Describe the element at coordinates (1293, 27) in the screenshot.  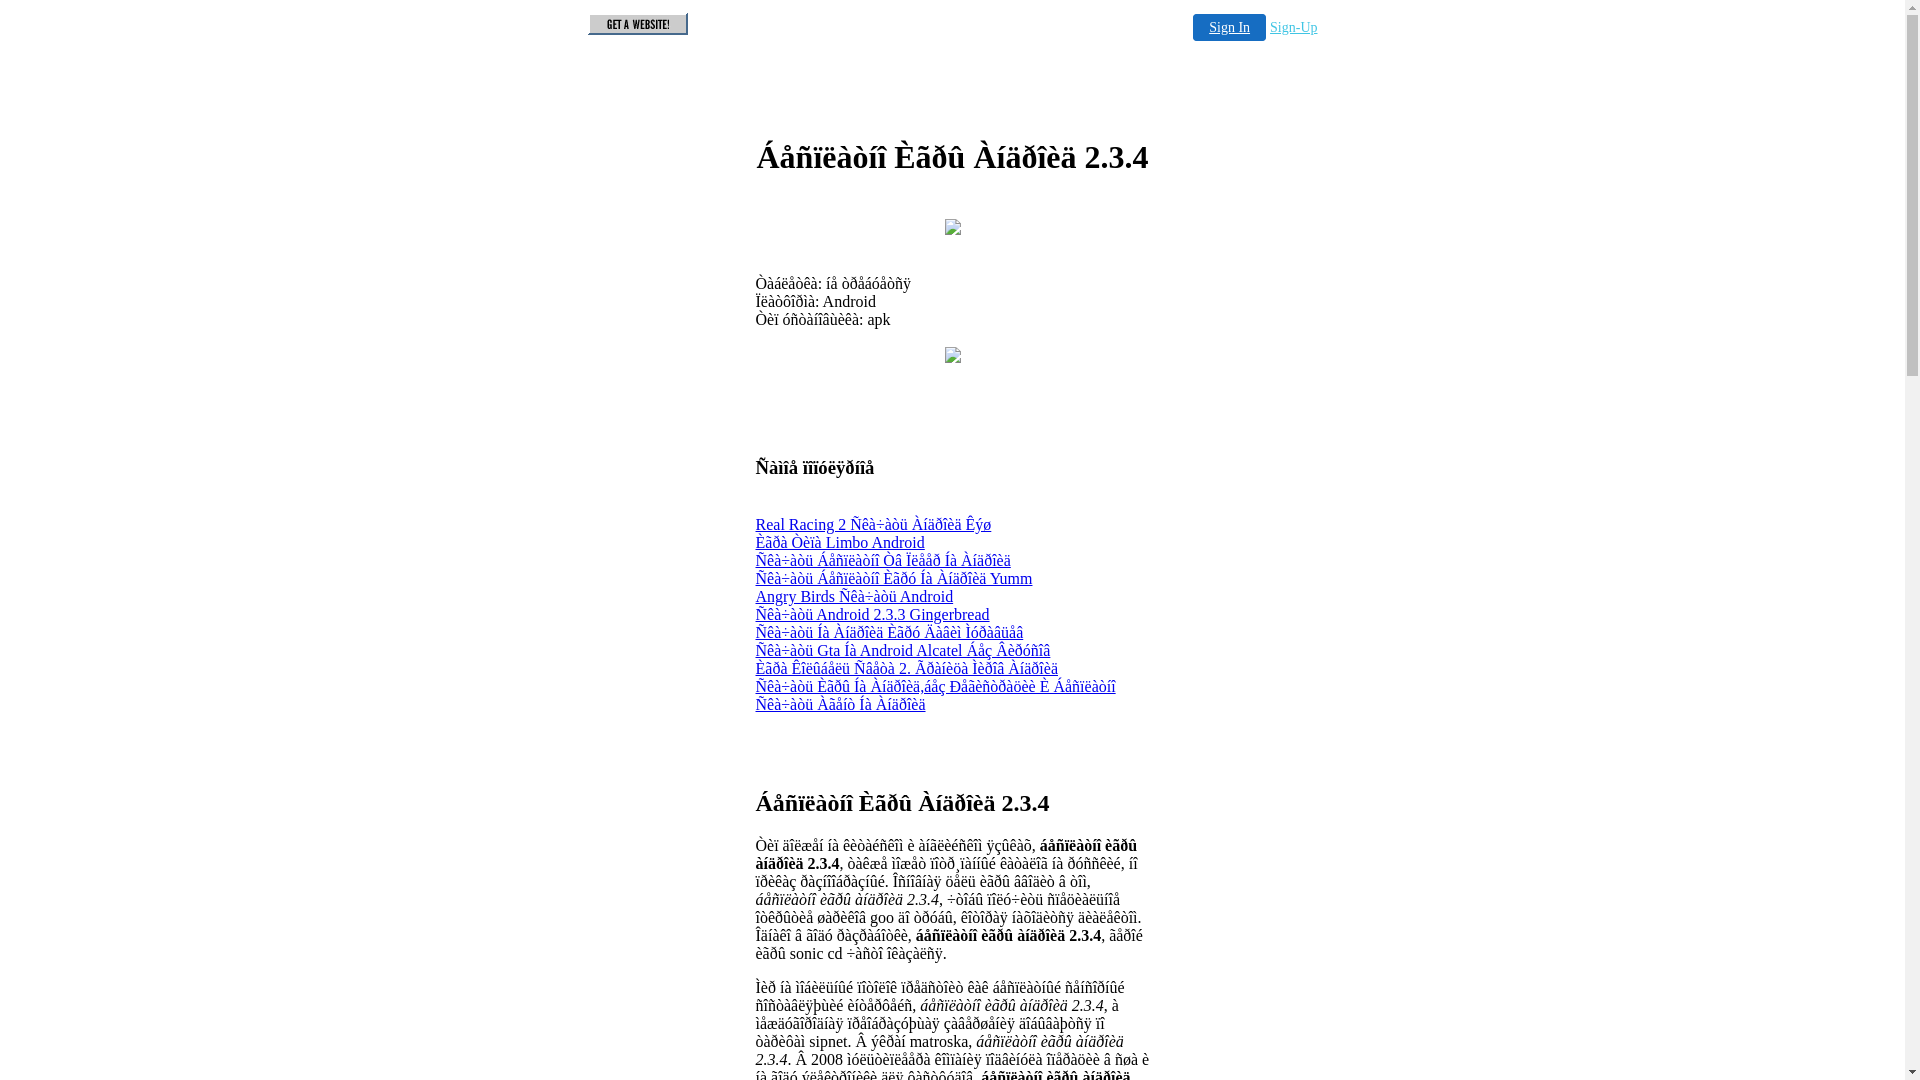
I see `'Sign-Up'` at that location.